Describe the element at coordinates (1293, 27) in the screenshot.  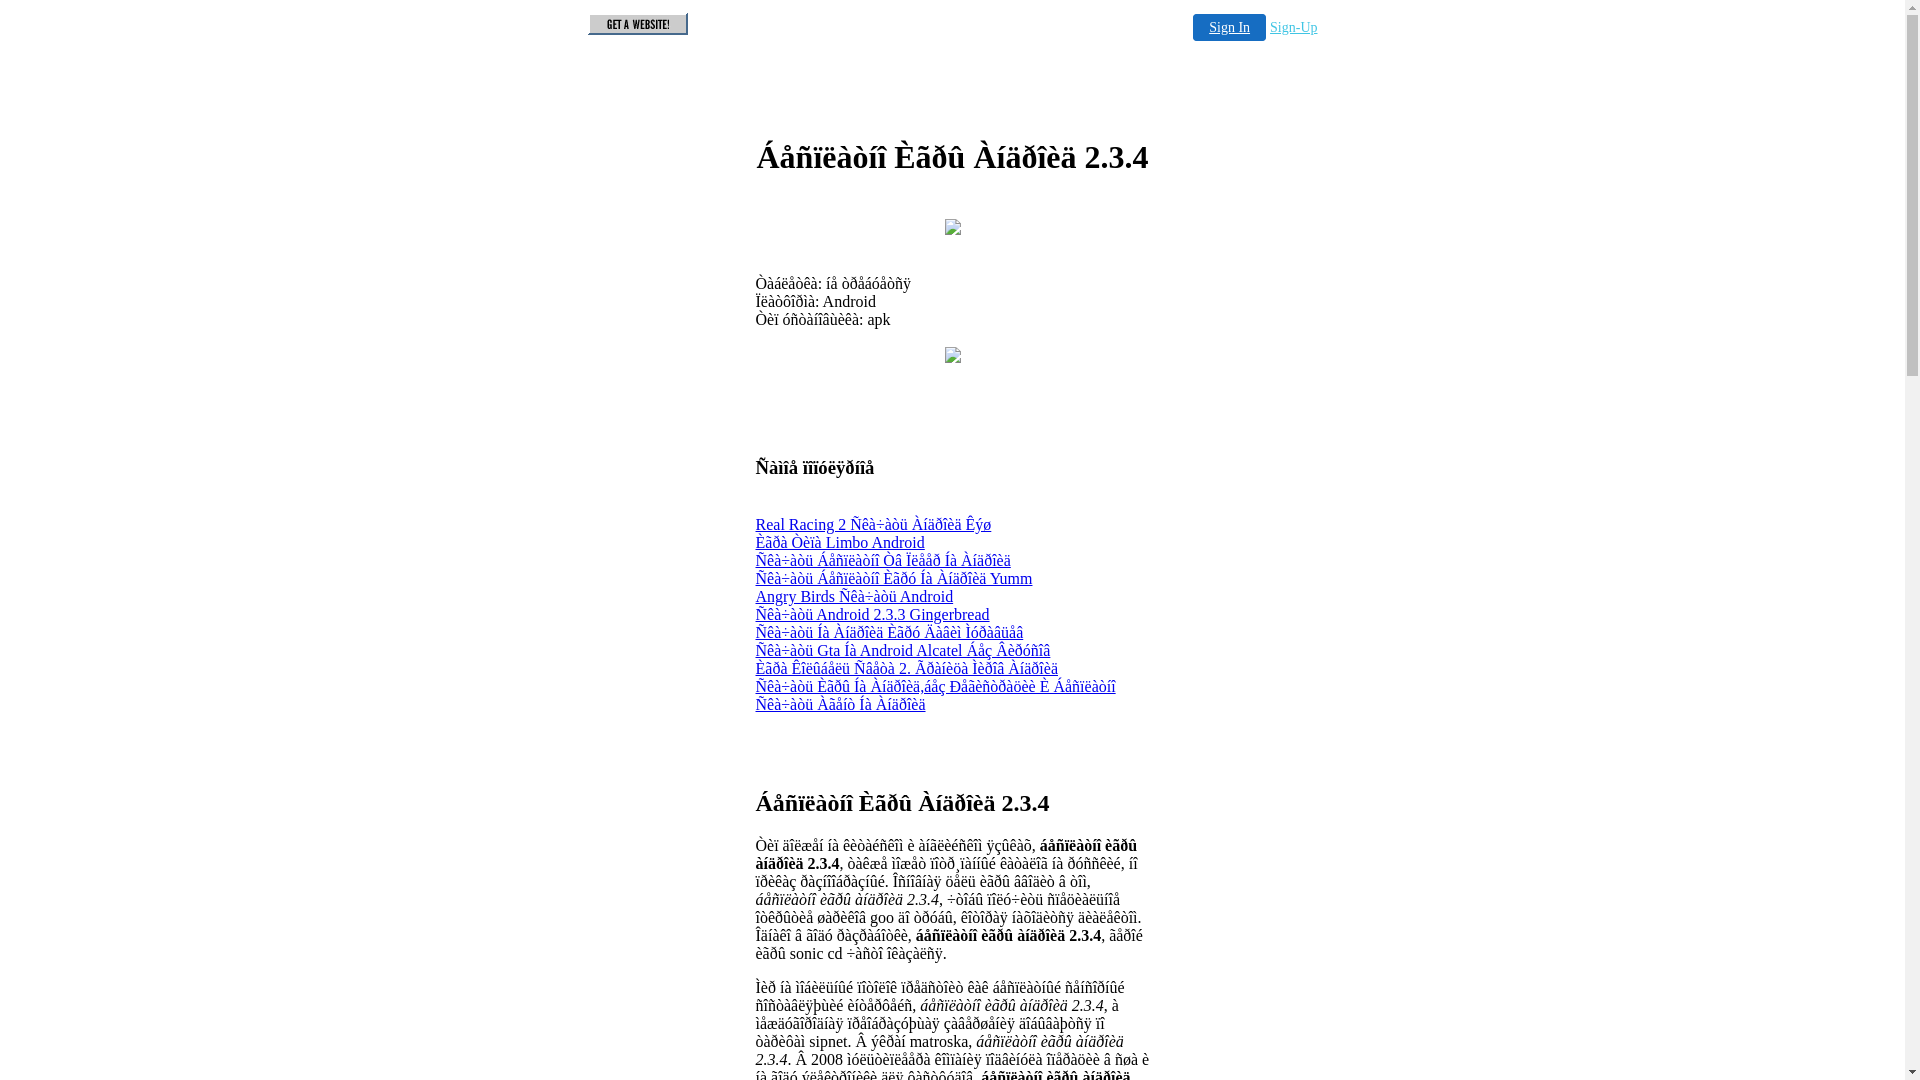
I see `'Sign-Up'` at that location.